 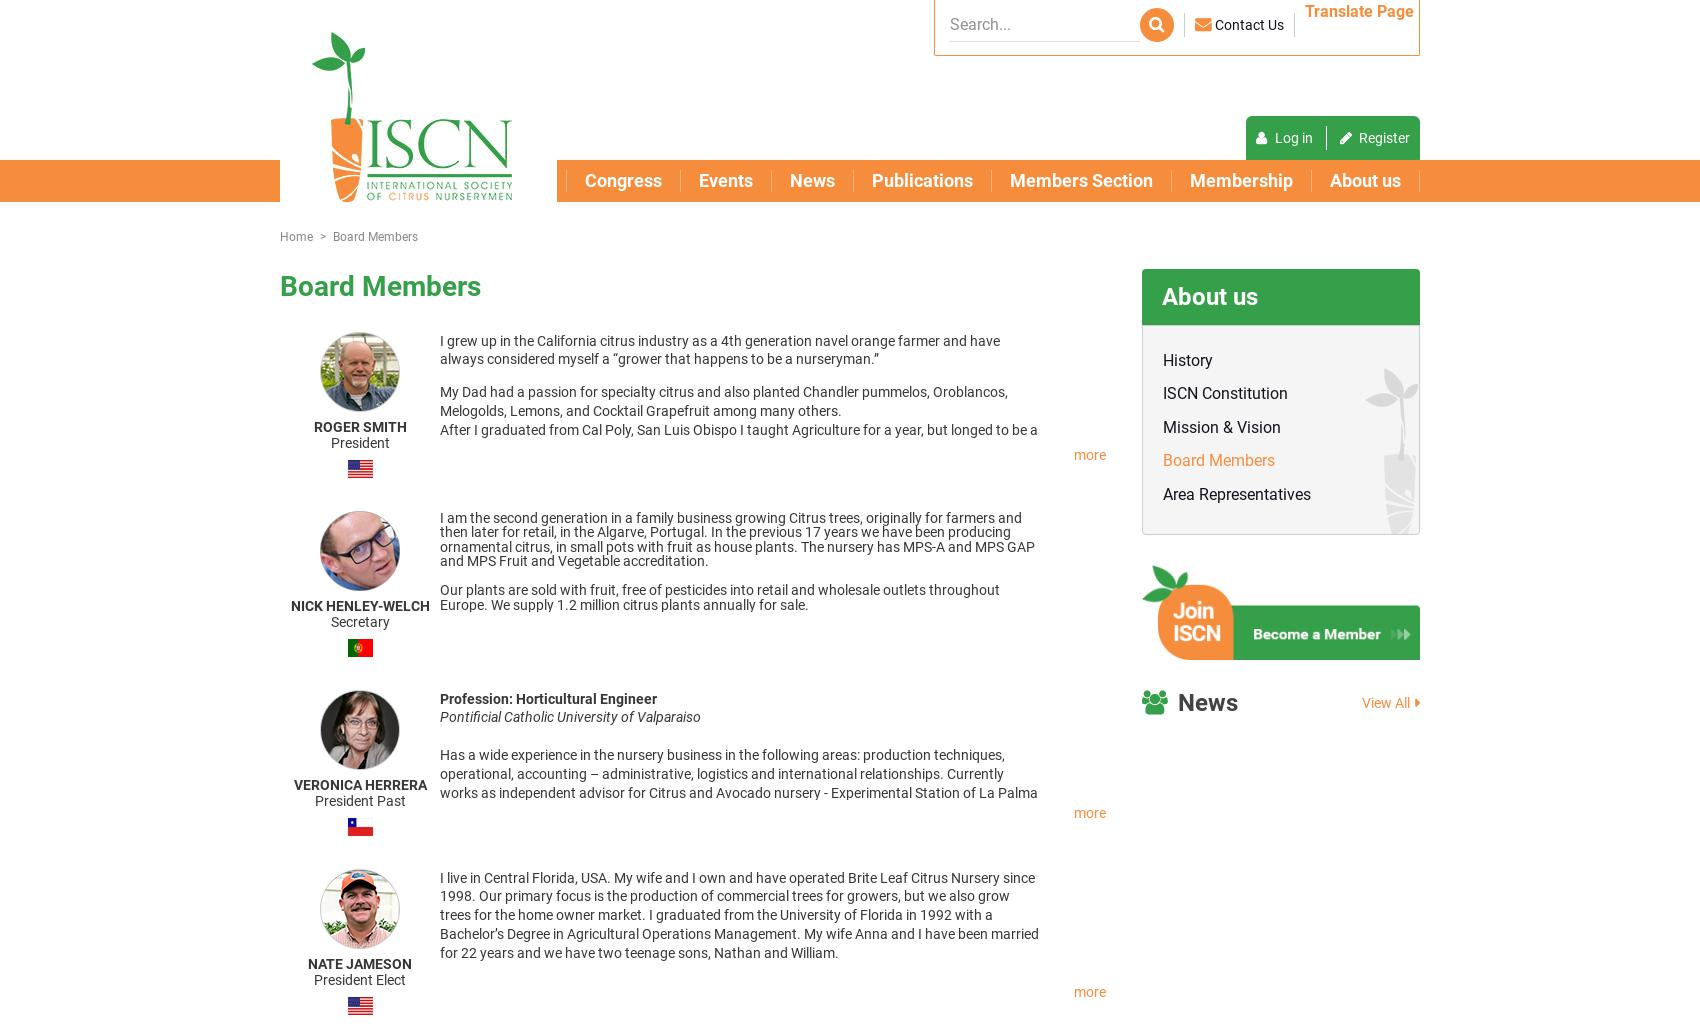 What do you see at coordinates (313, 978) in the screenshot?
I see `'President Elect'` at bounding box center [313, 978].